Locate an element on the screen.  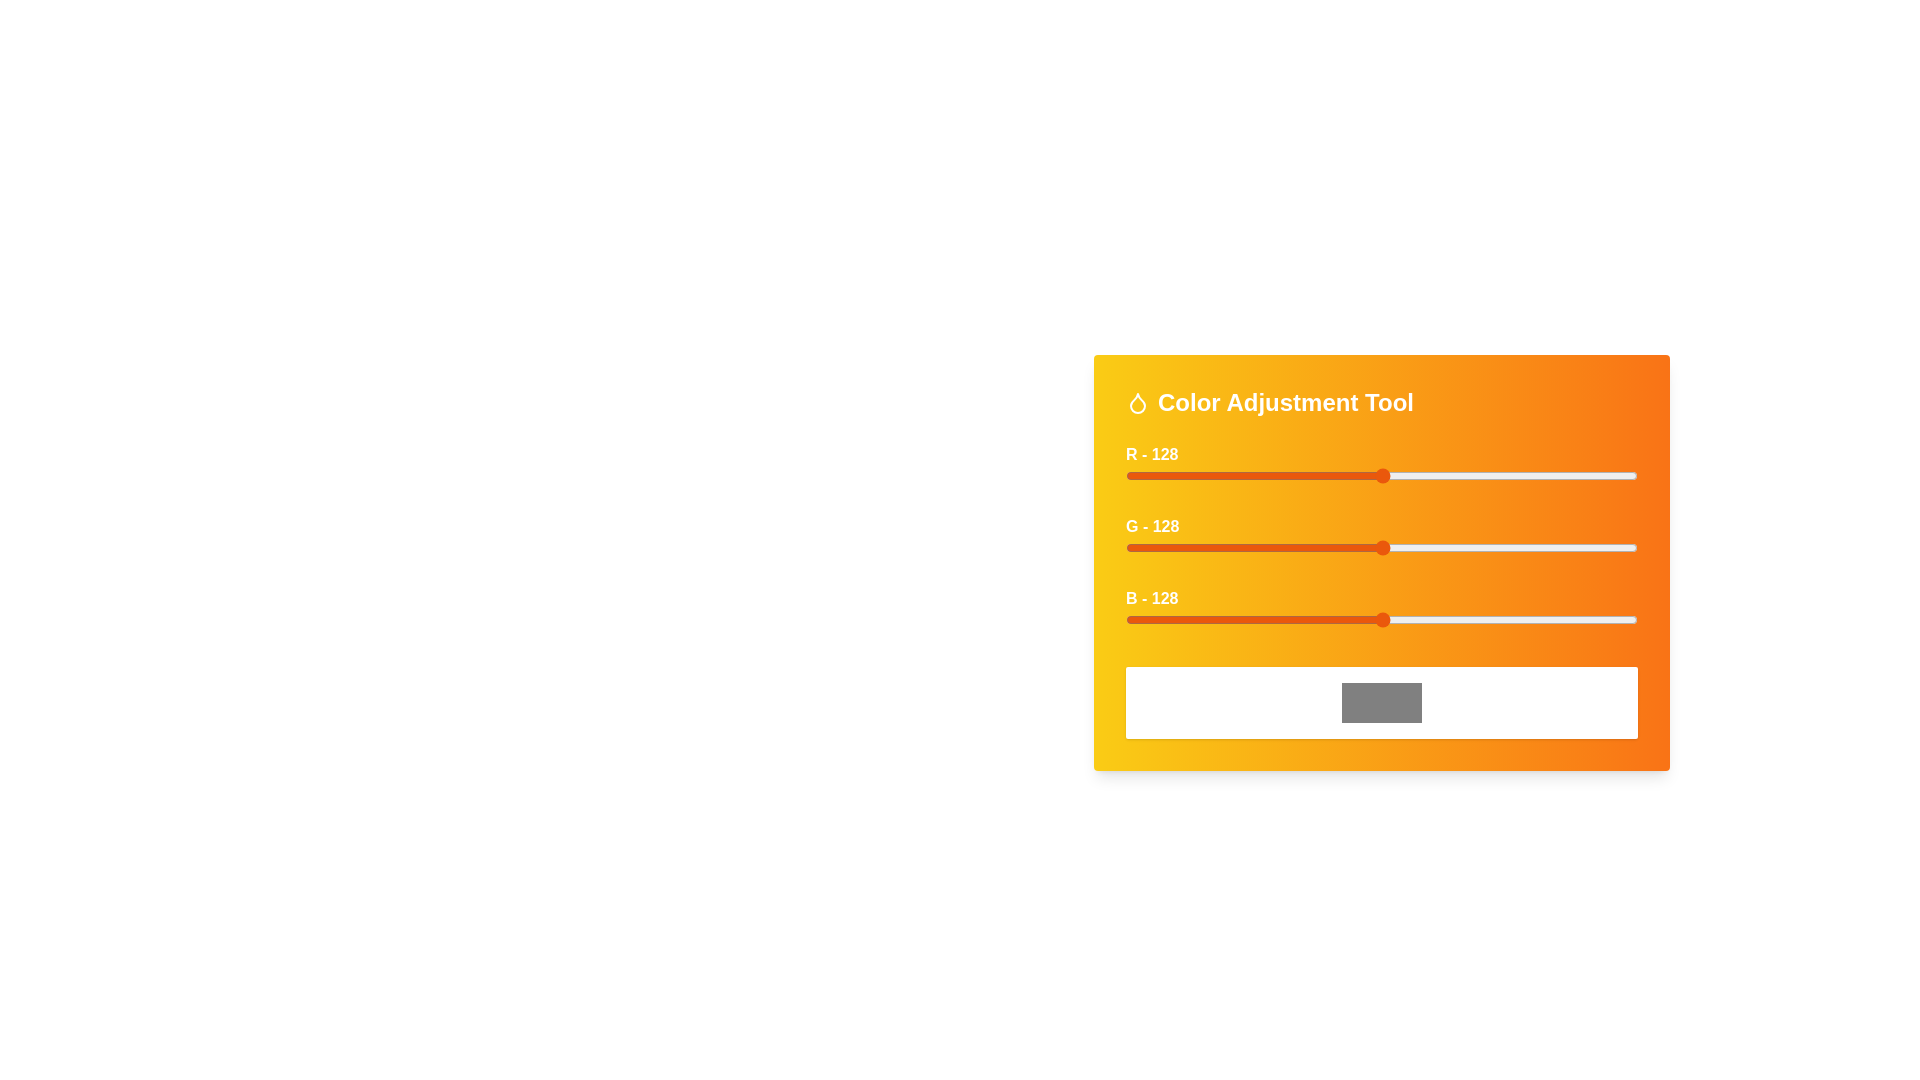
the red slider to 166 is located at coordinates (1459, 475).